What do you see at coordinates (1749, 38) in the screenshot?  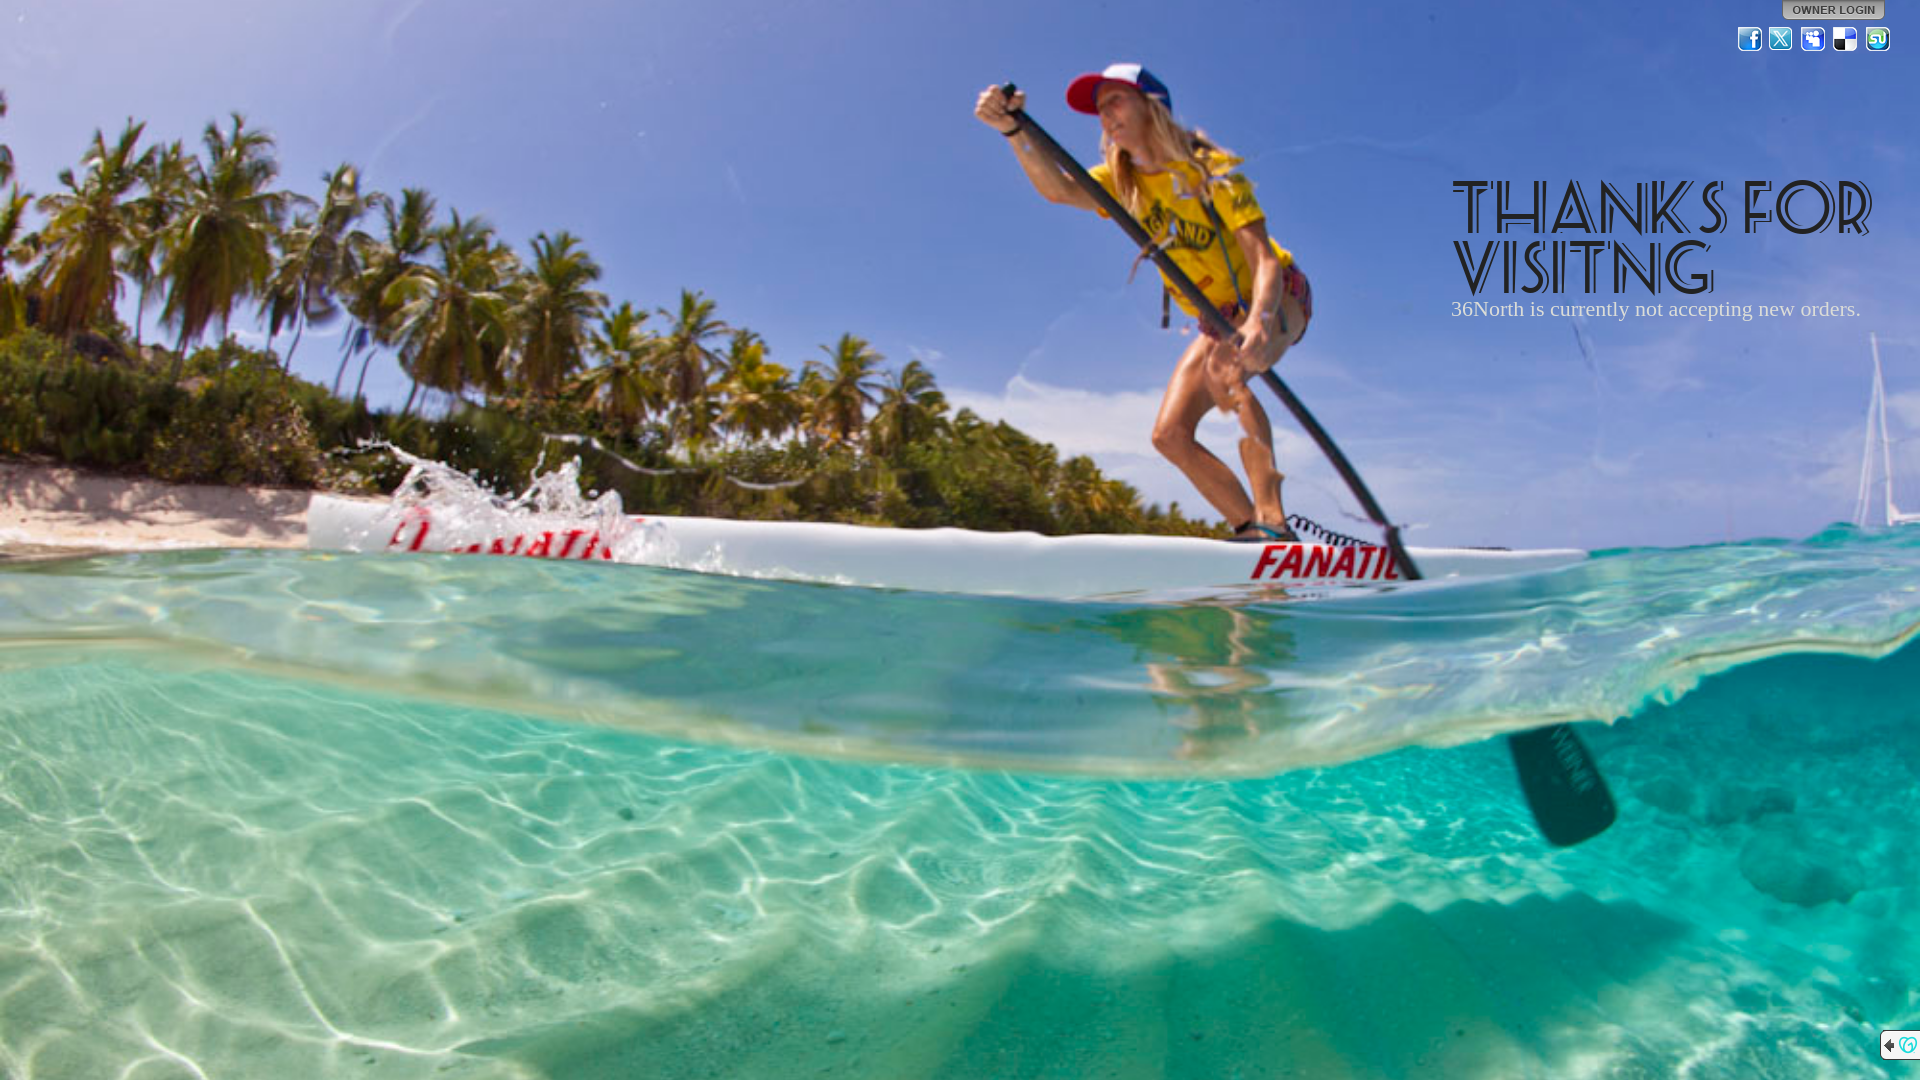 I see `'Facebook'` at bounding box center [1749, 38].